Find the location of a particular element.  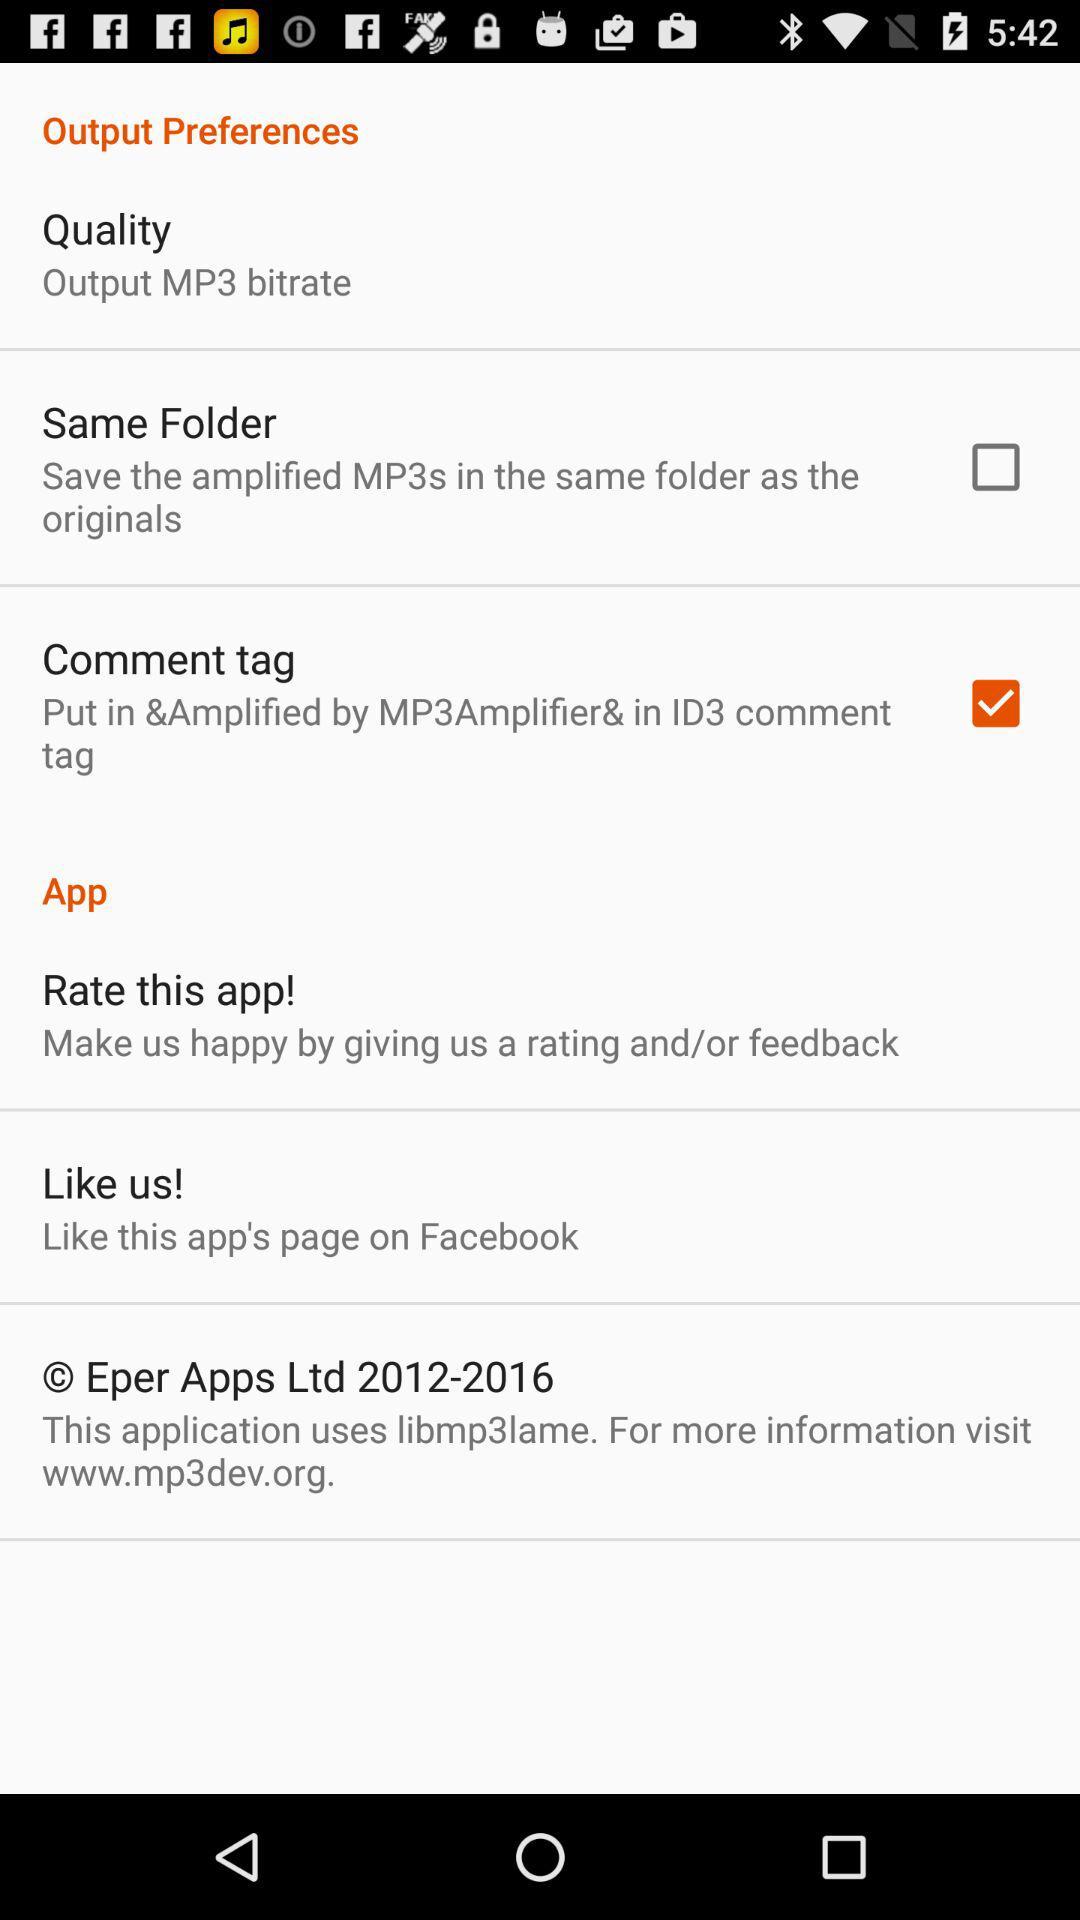

the output mp3 bitrate is located at coordinates (196, 280).